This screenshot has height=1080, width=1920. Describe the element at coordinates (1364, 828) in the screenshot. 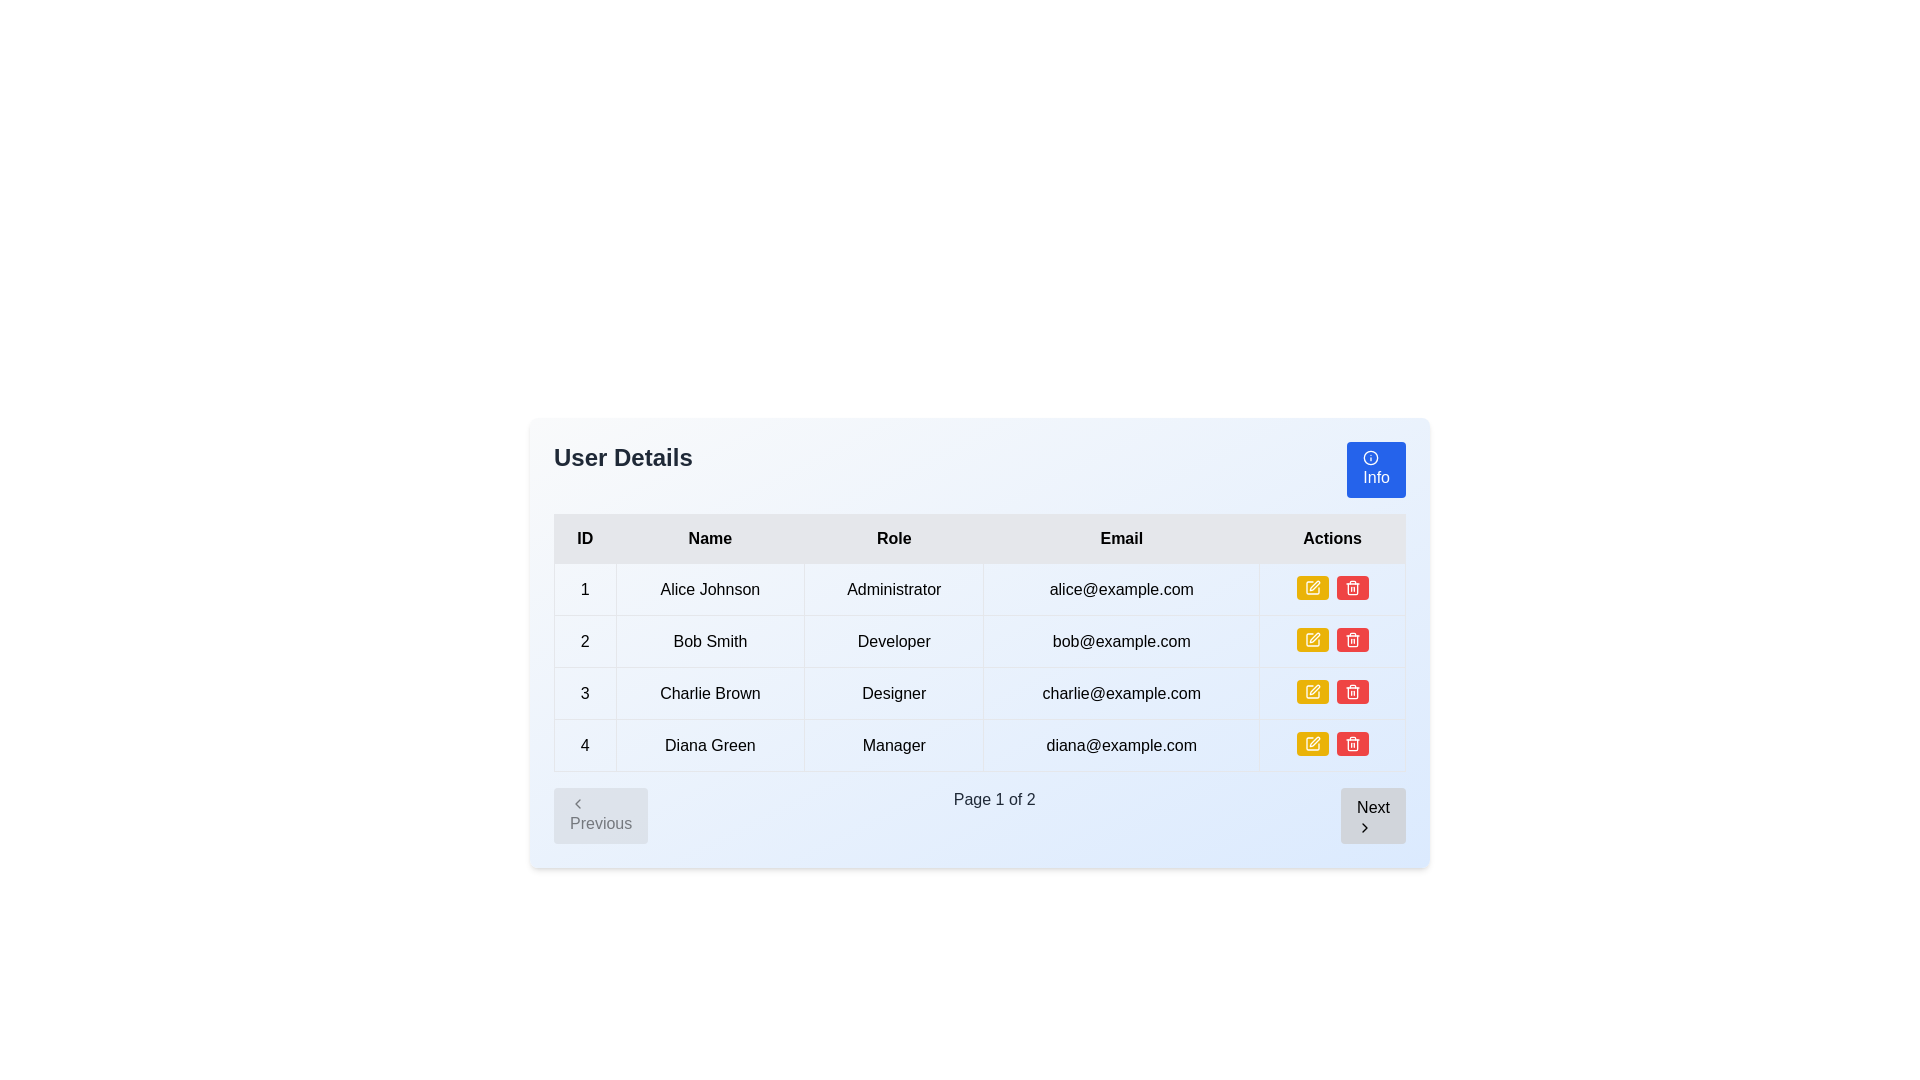

I see `the decorative and functional icon for the 'Next' button located at the bottom-right side of the application's user interface, adjacent to the 'Page 1 of 2' text` at that location.